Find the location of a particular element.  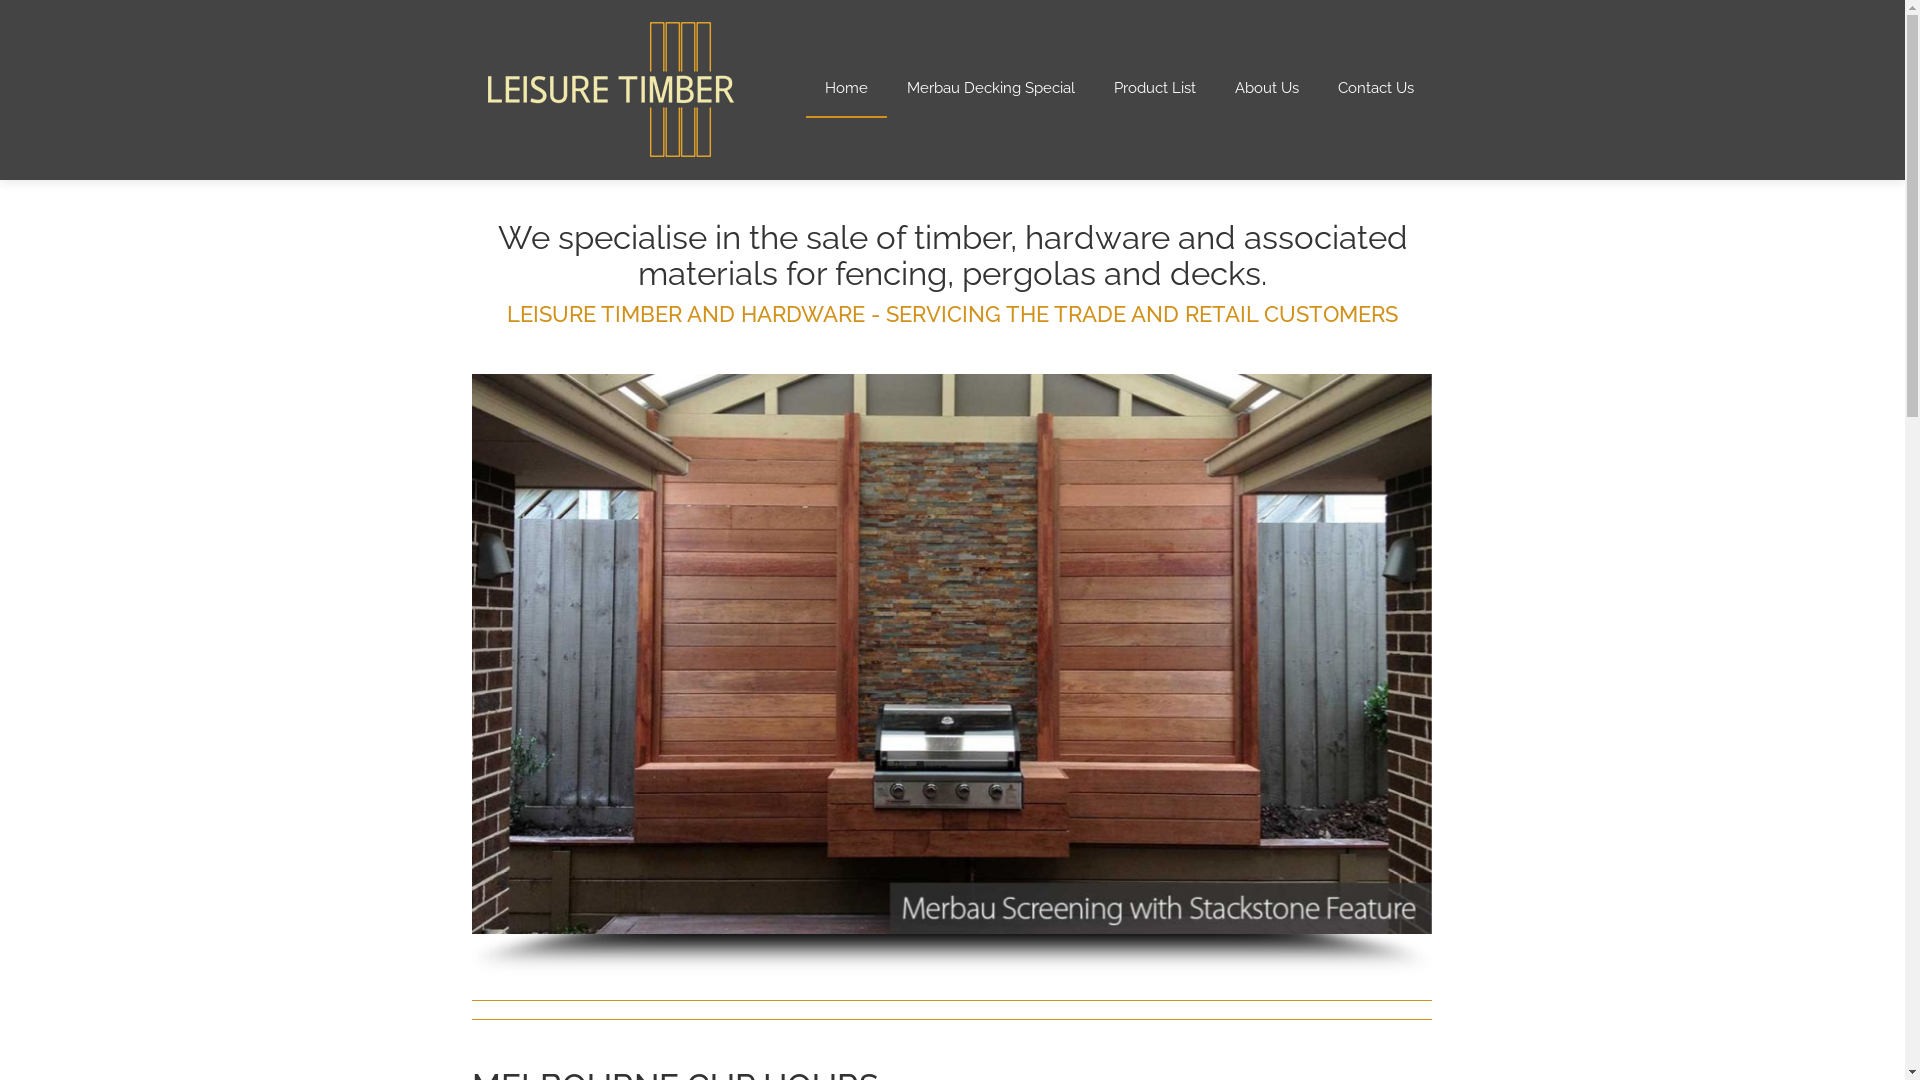

'About Us' is located at coordinates (1214, 87).